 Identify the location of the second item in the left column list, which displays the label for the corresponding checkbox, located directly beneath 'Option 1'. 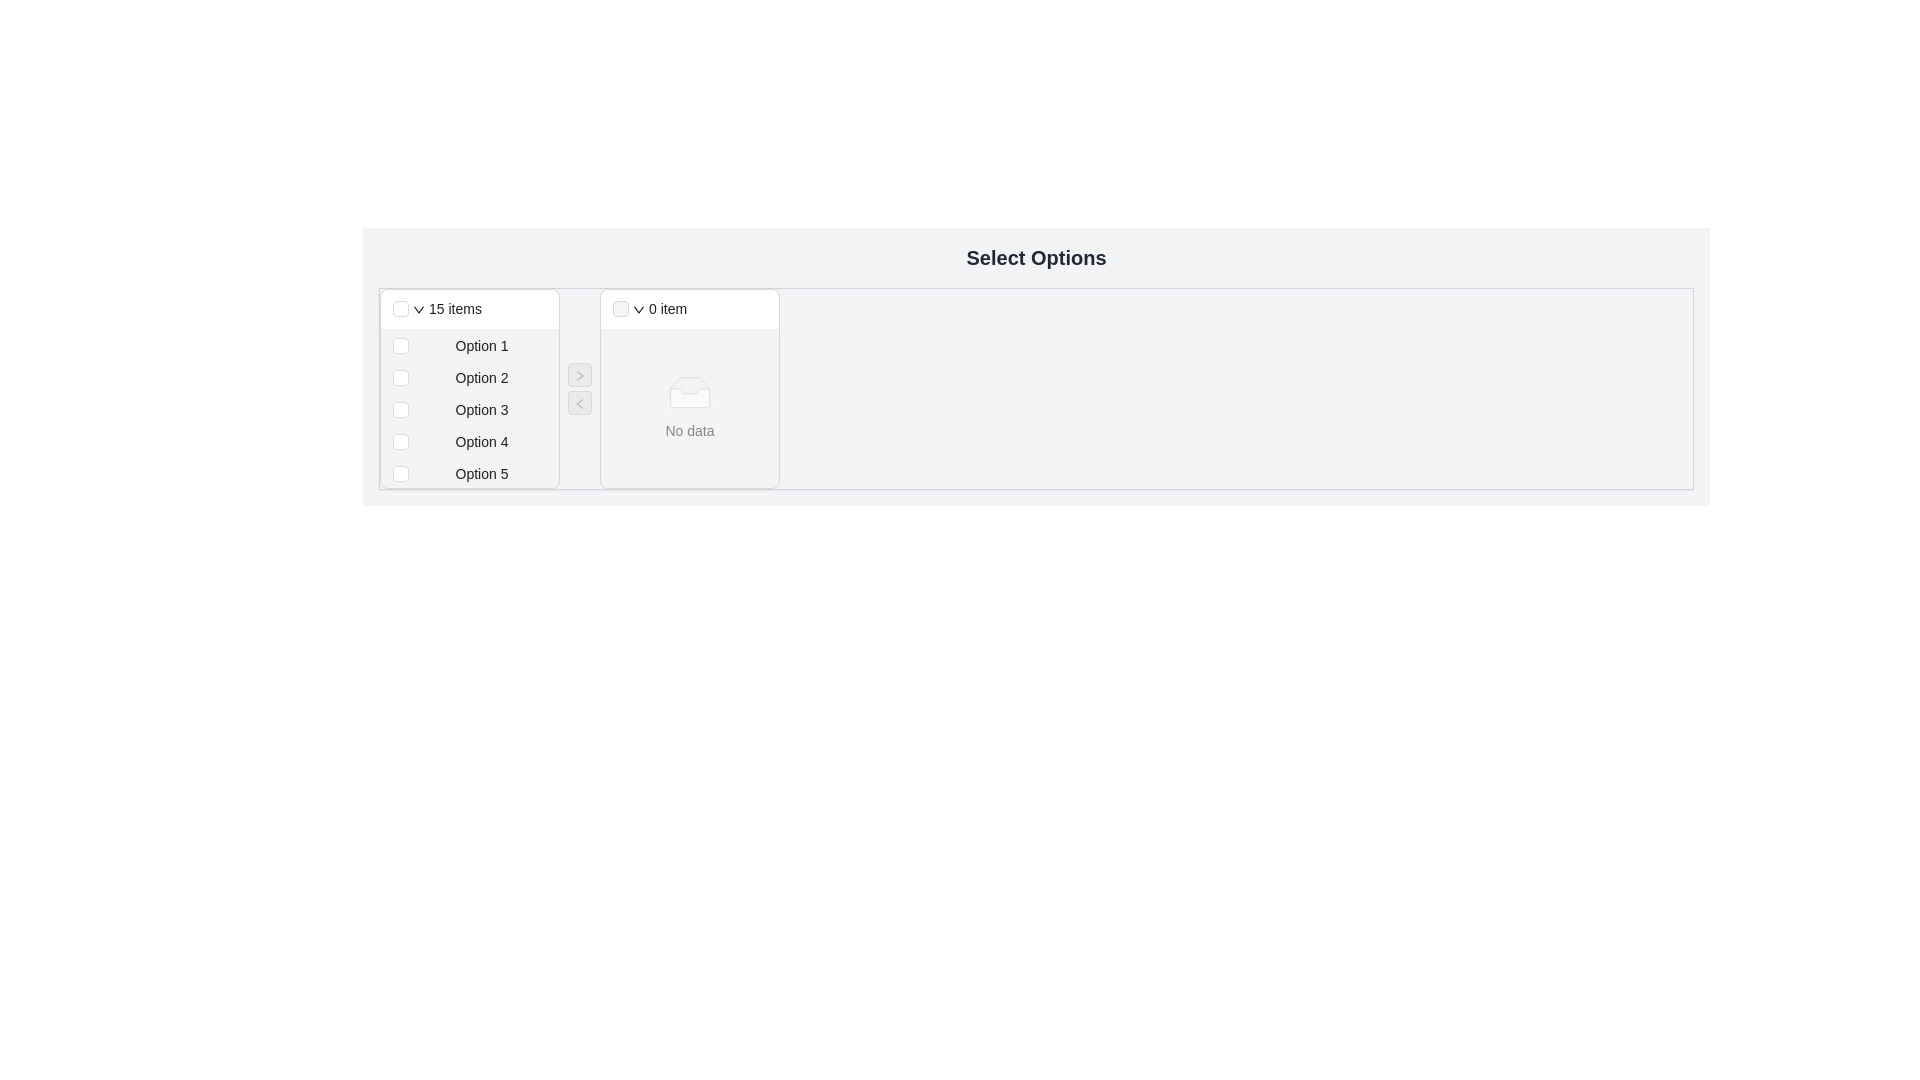
(481, 378).